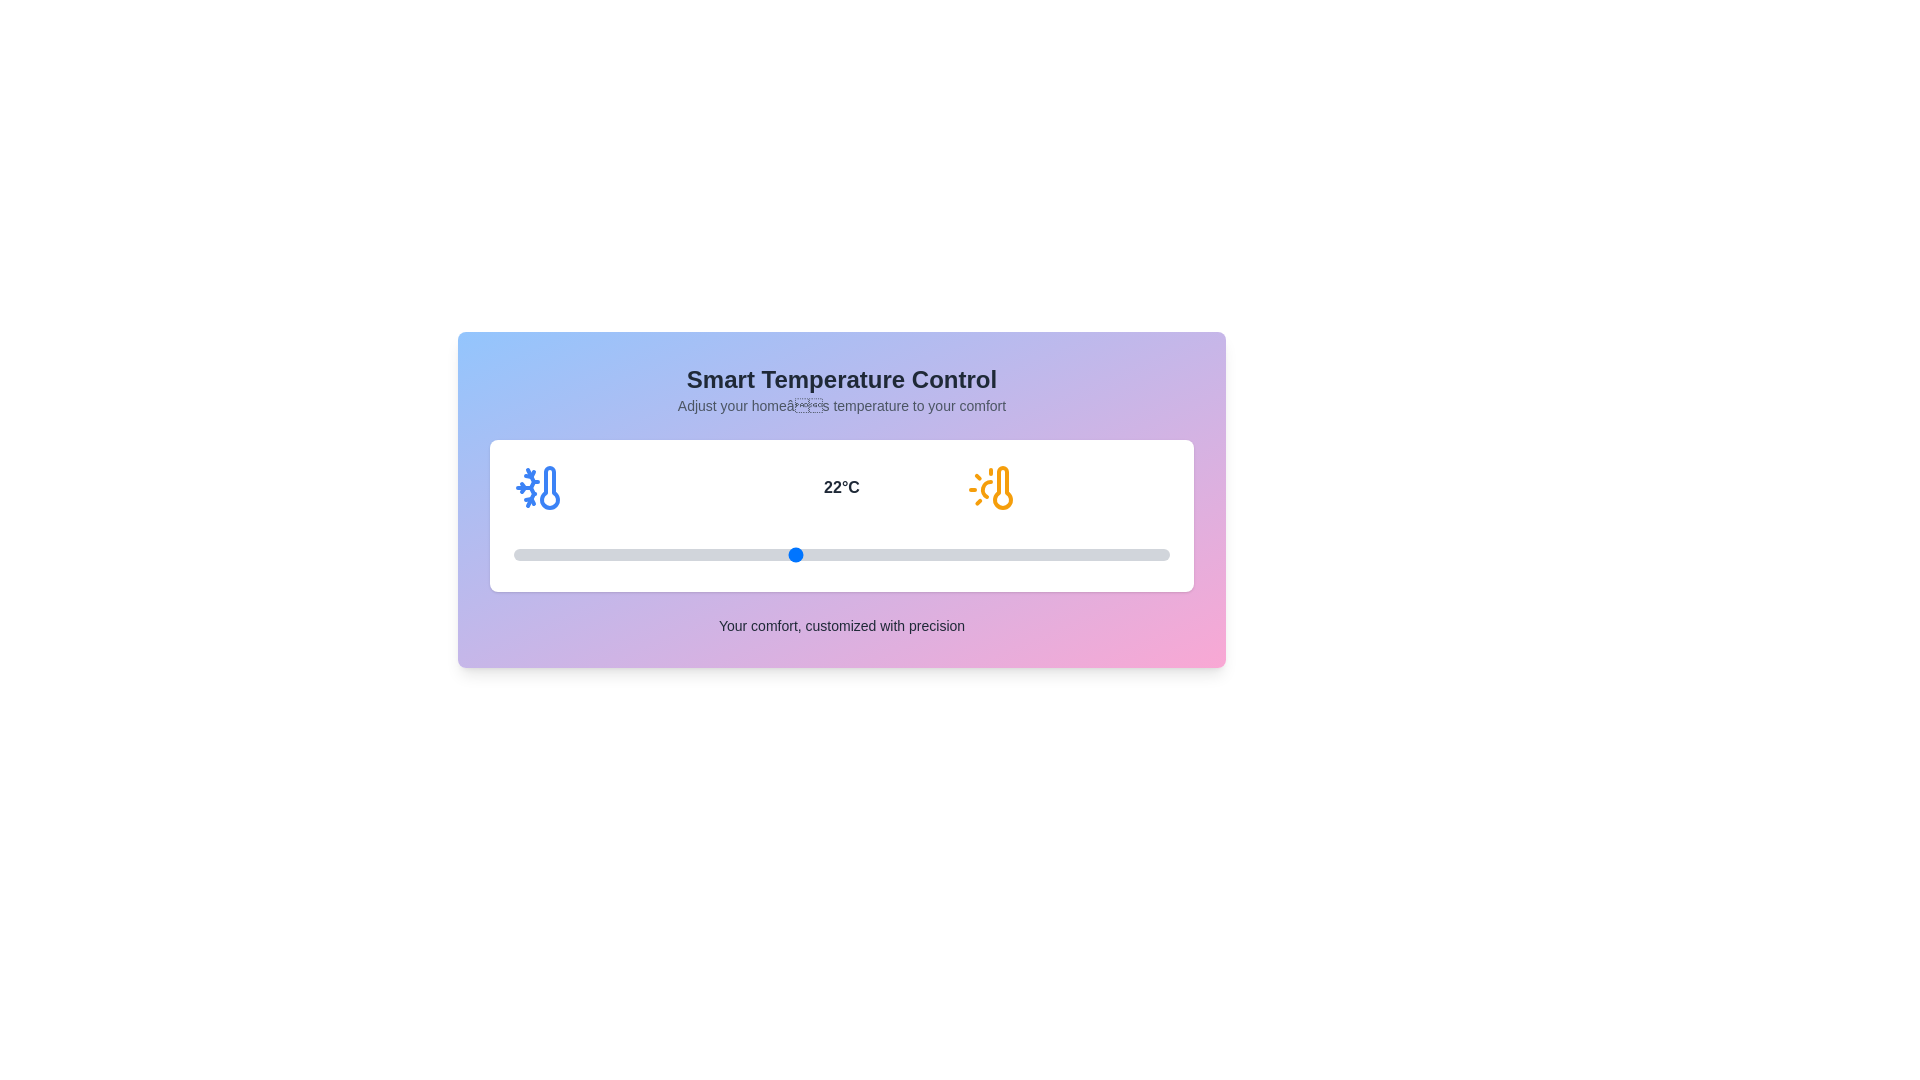 The image size is (1920, 1080). Describe the element at coordinates (654, 555) in the screenshot. I see `the temperature to 19°C by interacting with the slider` at that location.